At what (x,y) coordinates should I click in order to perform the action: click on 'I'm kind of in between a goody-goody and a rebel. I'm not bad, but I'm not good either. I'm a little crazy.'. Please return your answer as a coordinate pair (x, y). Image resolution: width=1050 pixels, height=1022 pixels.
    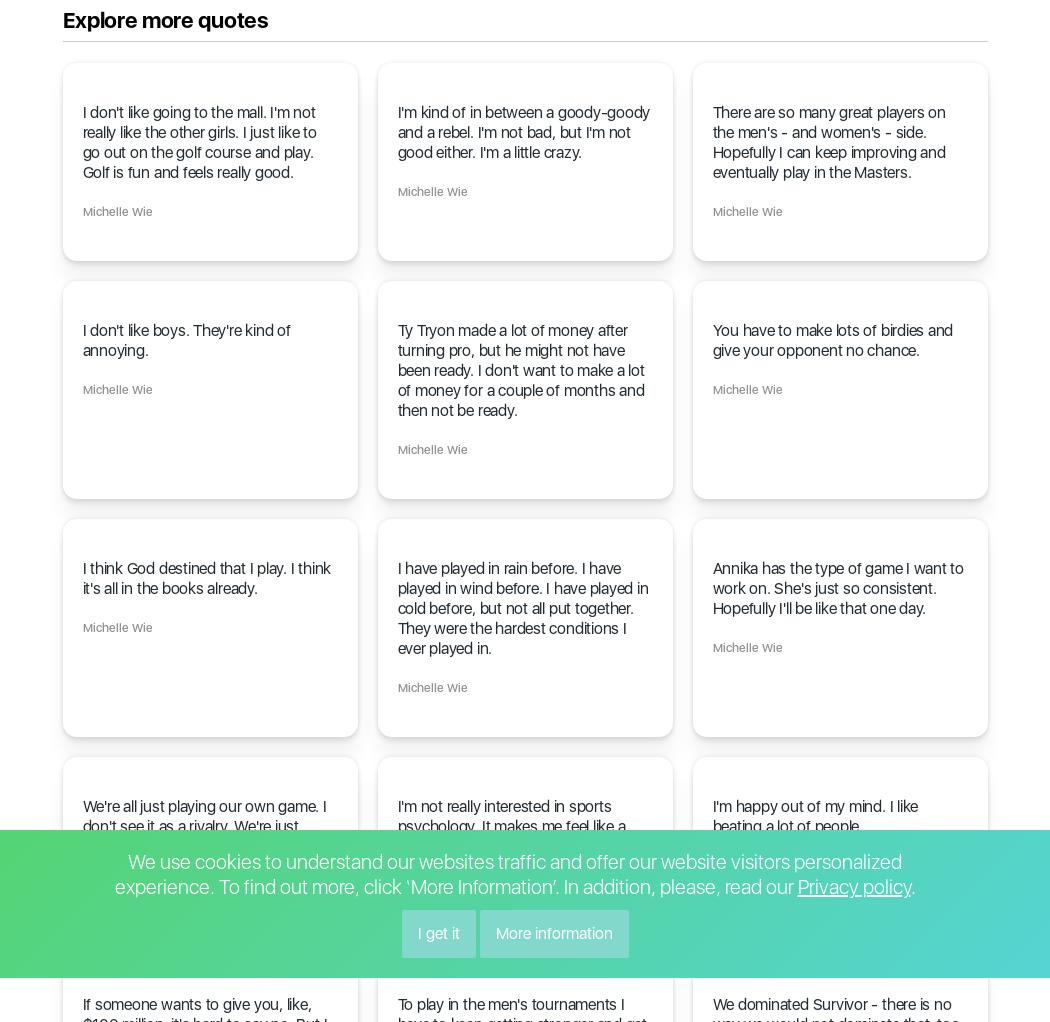
    Looking at the image, I should click on (522, 132).